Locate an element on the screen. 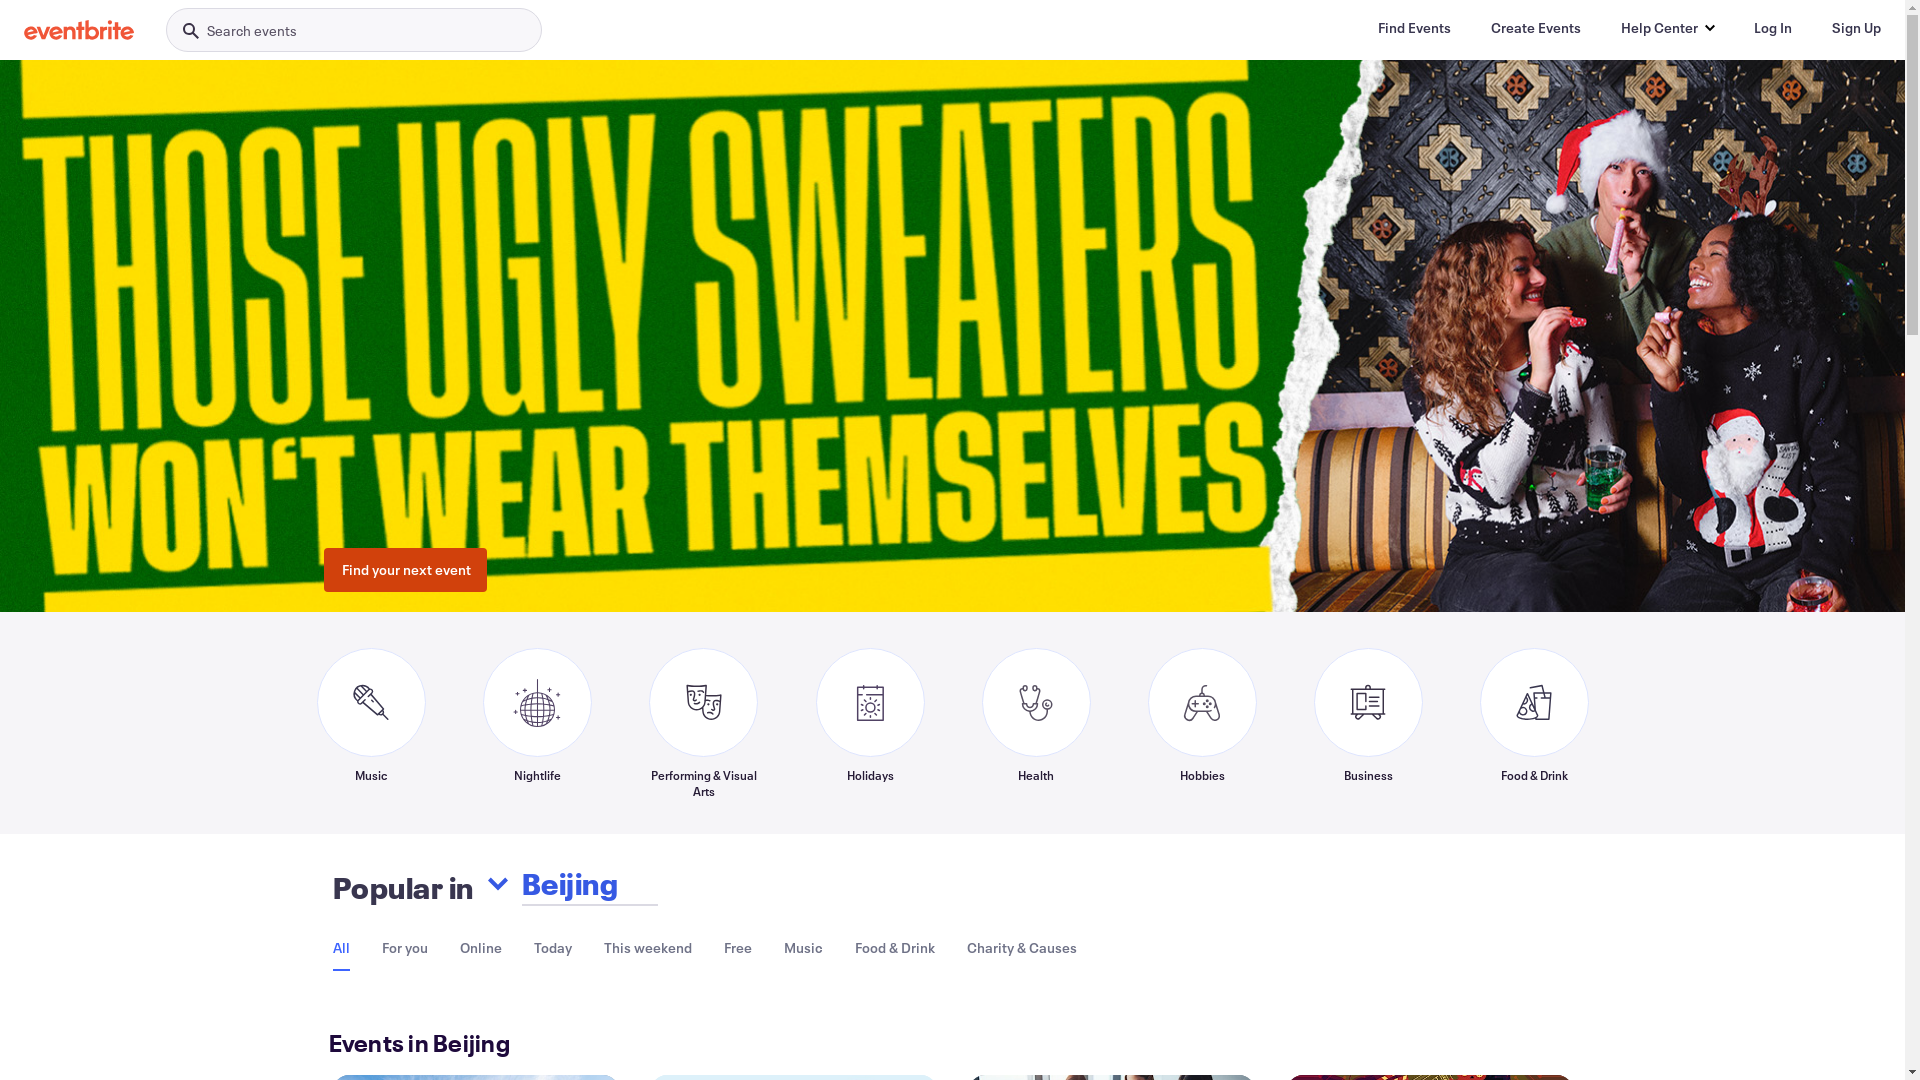 This screenshot has height=1080, width=1920. 'For you' is located at coordinates (403, 946).